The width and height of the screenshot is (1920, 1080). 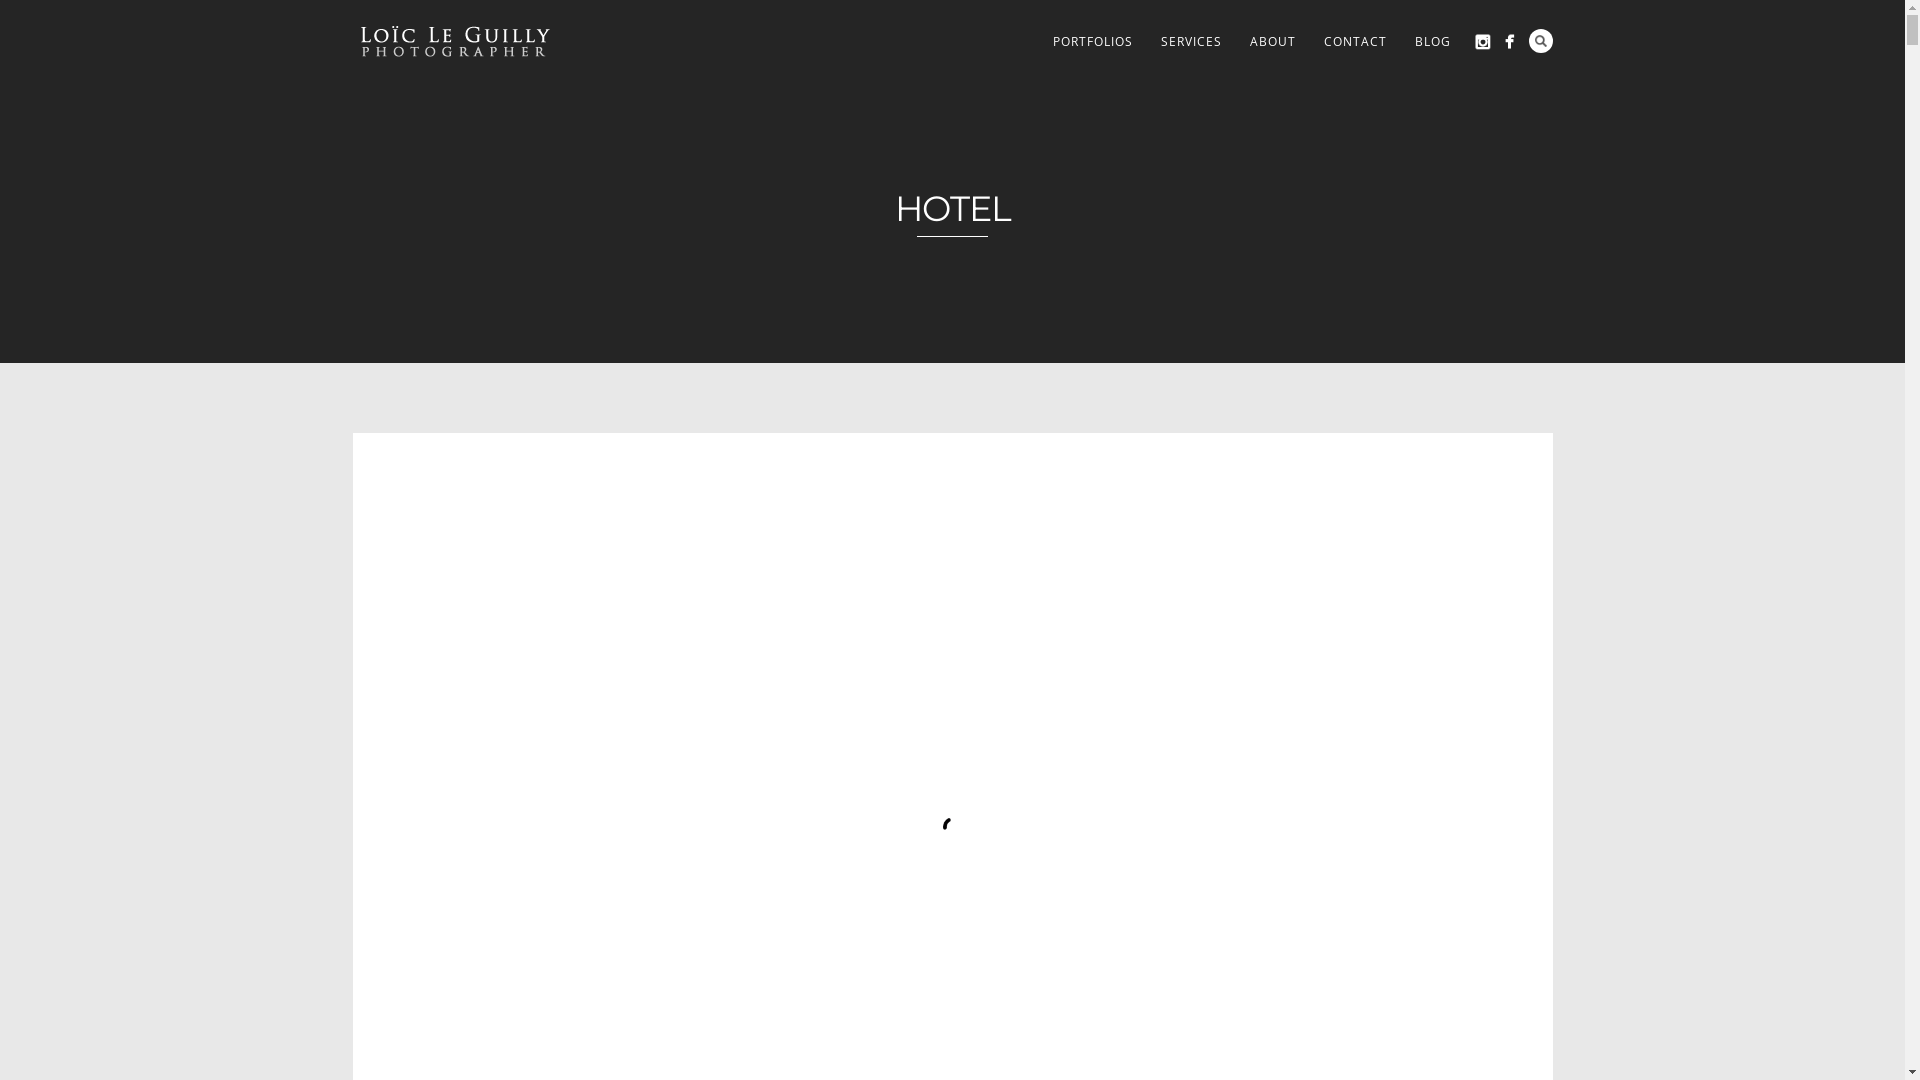 What do you see at coordinates (1310, 42) in the screenshot?
I see `'CONTACT'` at bounding box center [1310, 42].